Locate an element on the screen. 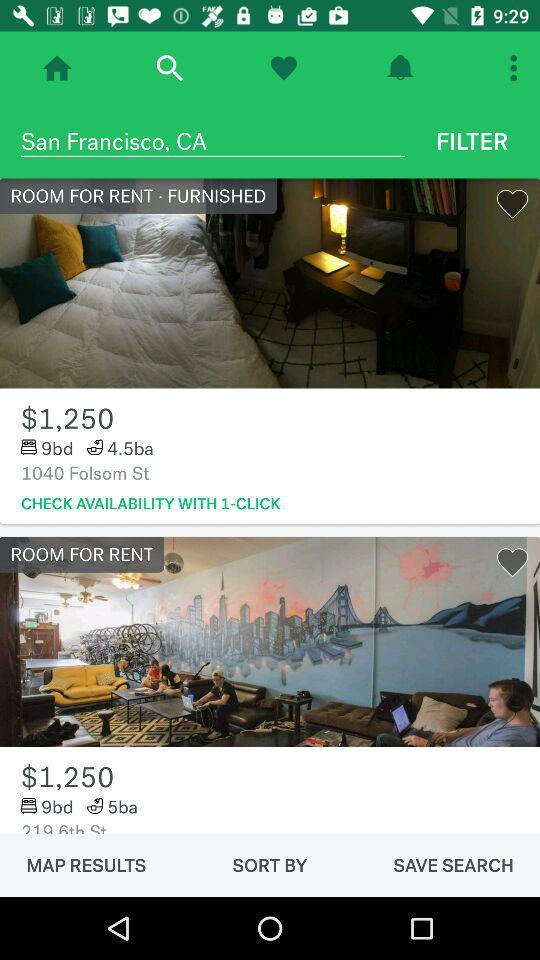  home is located at coordinates (57, 68).